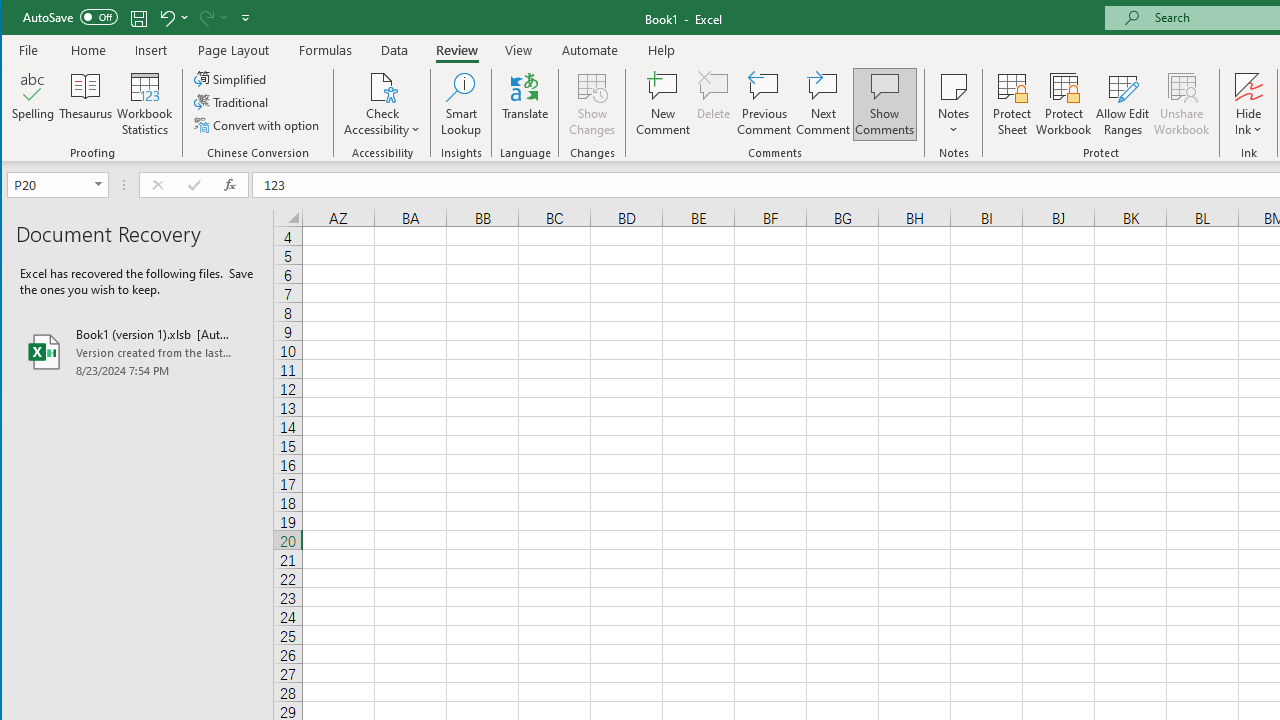  Describe the element at coordinates (525, 104) in the screenshot. I see `'Translate'` at that location.